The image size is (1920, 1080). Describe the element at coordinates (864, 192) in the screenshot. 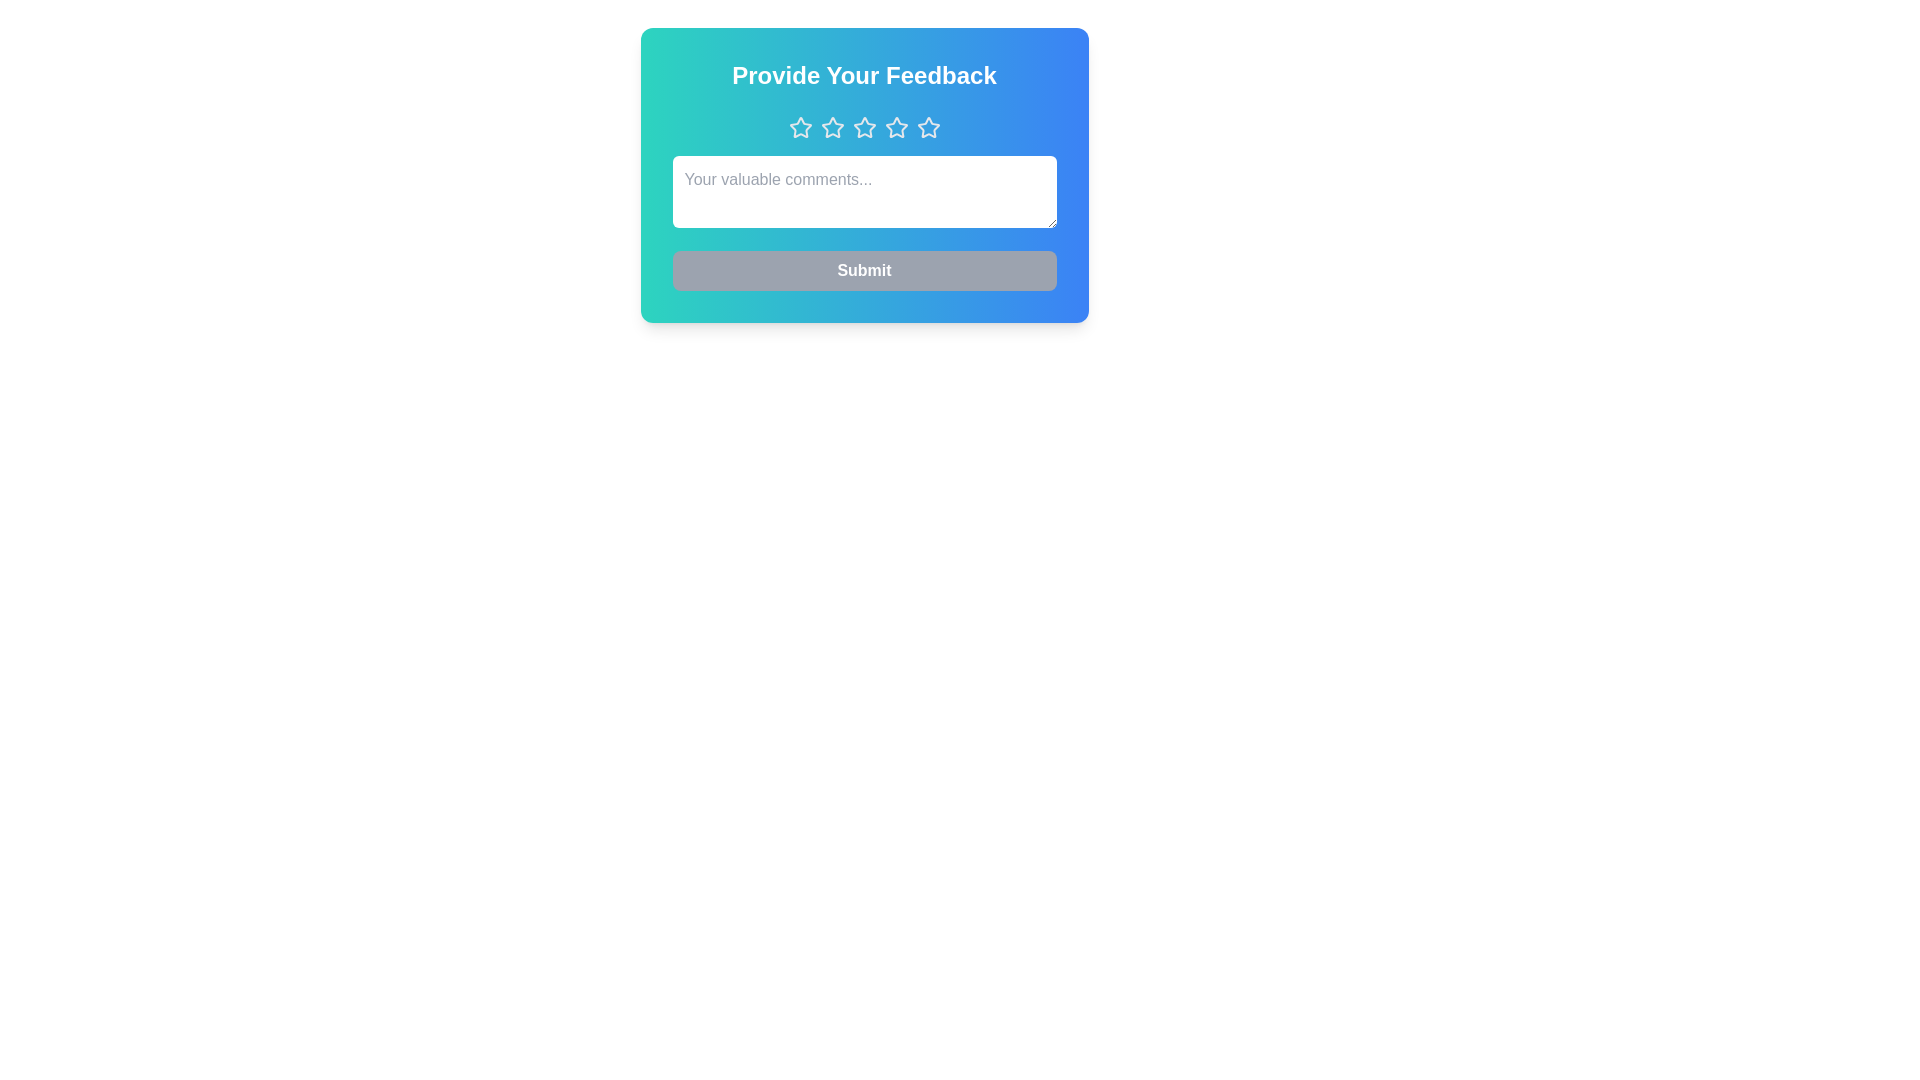

I see `the text area and input the text 'Your valuable comments...'` at that location.